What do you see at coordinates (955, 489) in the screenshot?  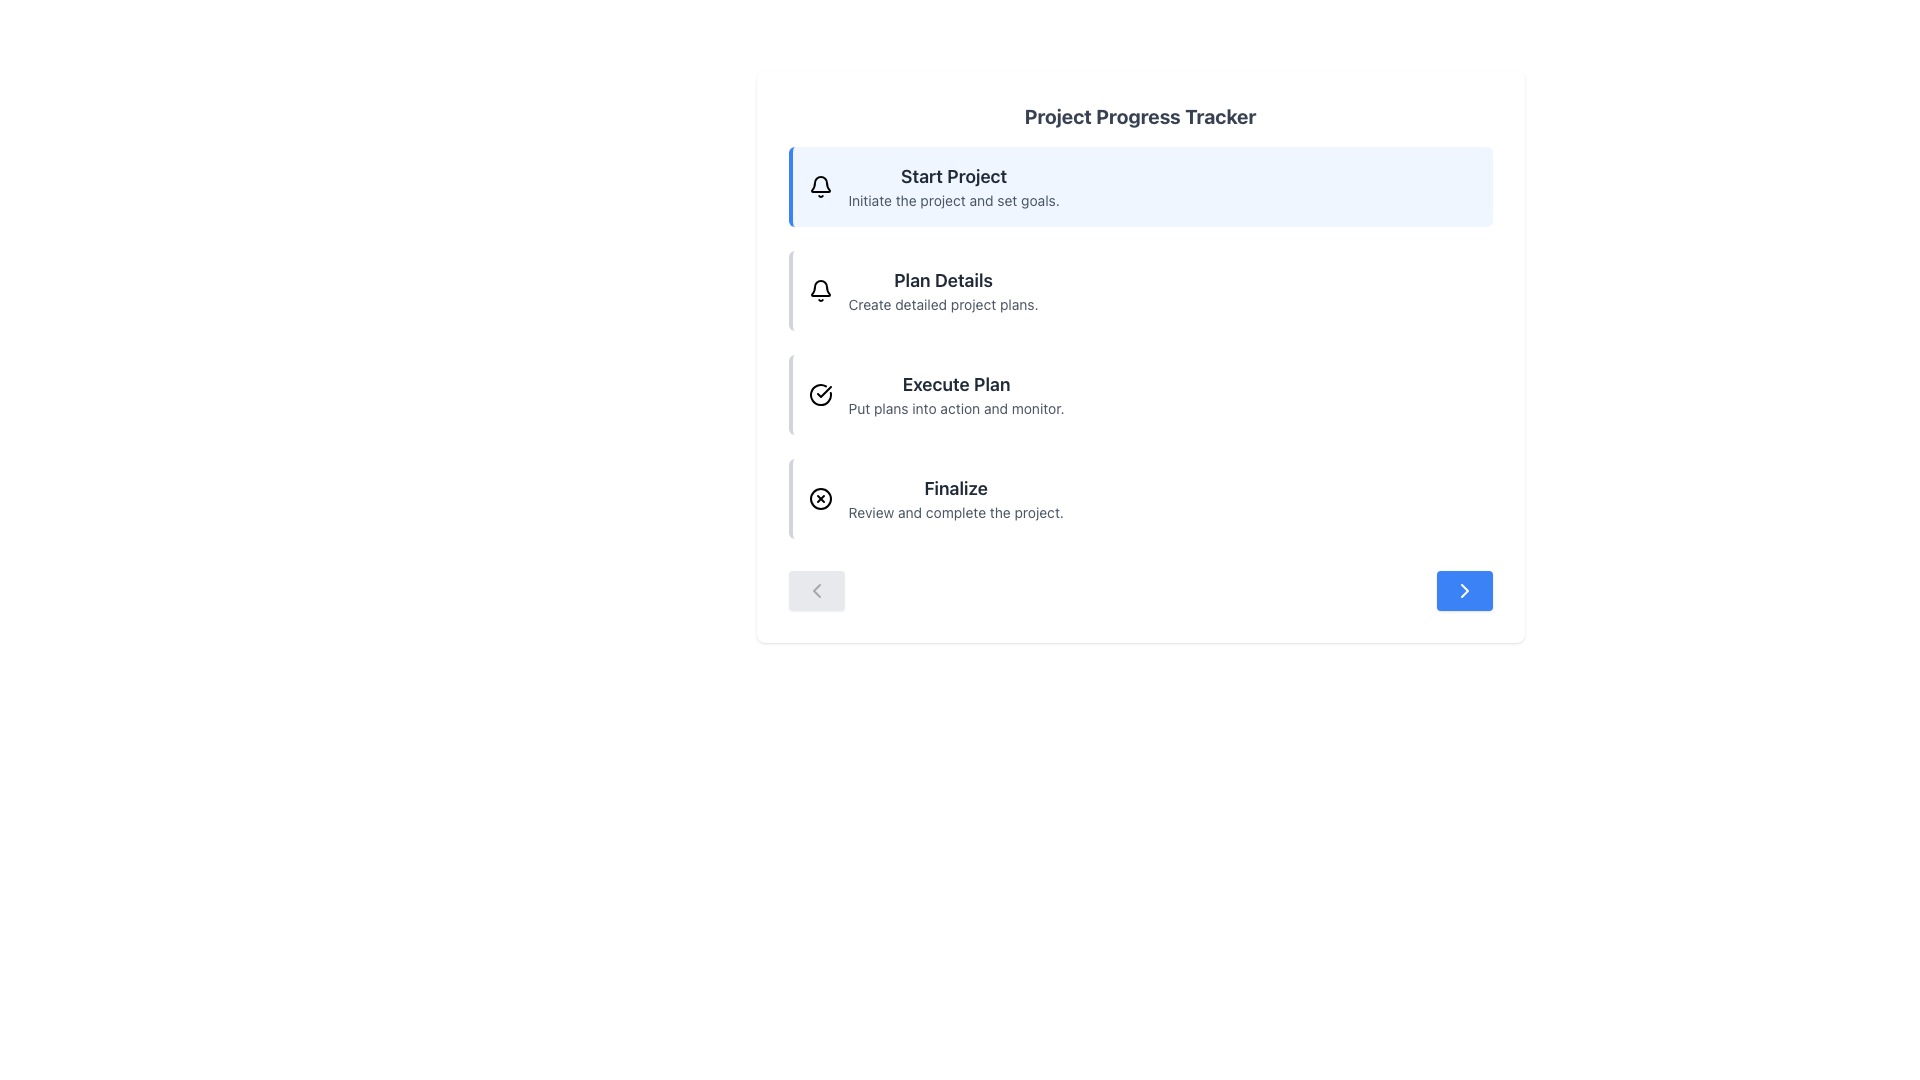 I see `the bold text label displaying 'Finalize' in dark gray, which is positioned above the description text 'Review and complete the project.'` at bounding box center [955, 489].